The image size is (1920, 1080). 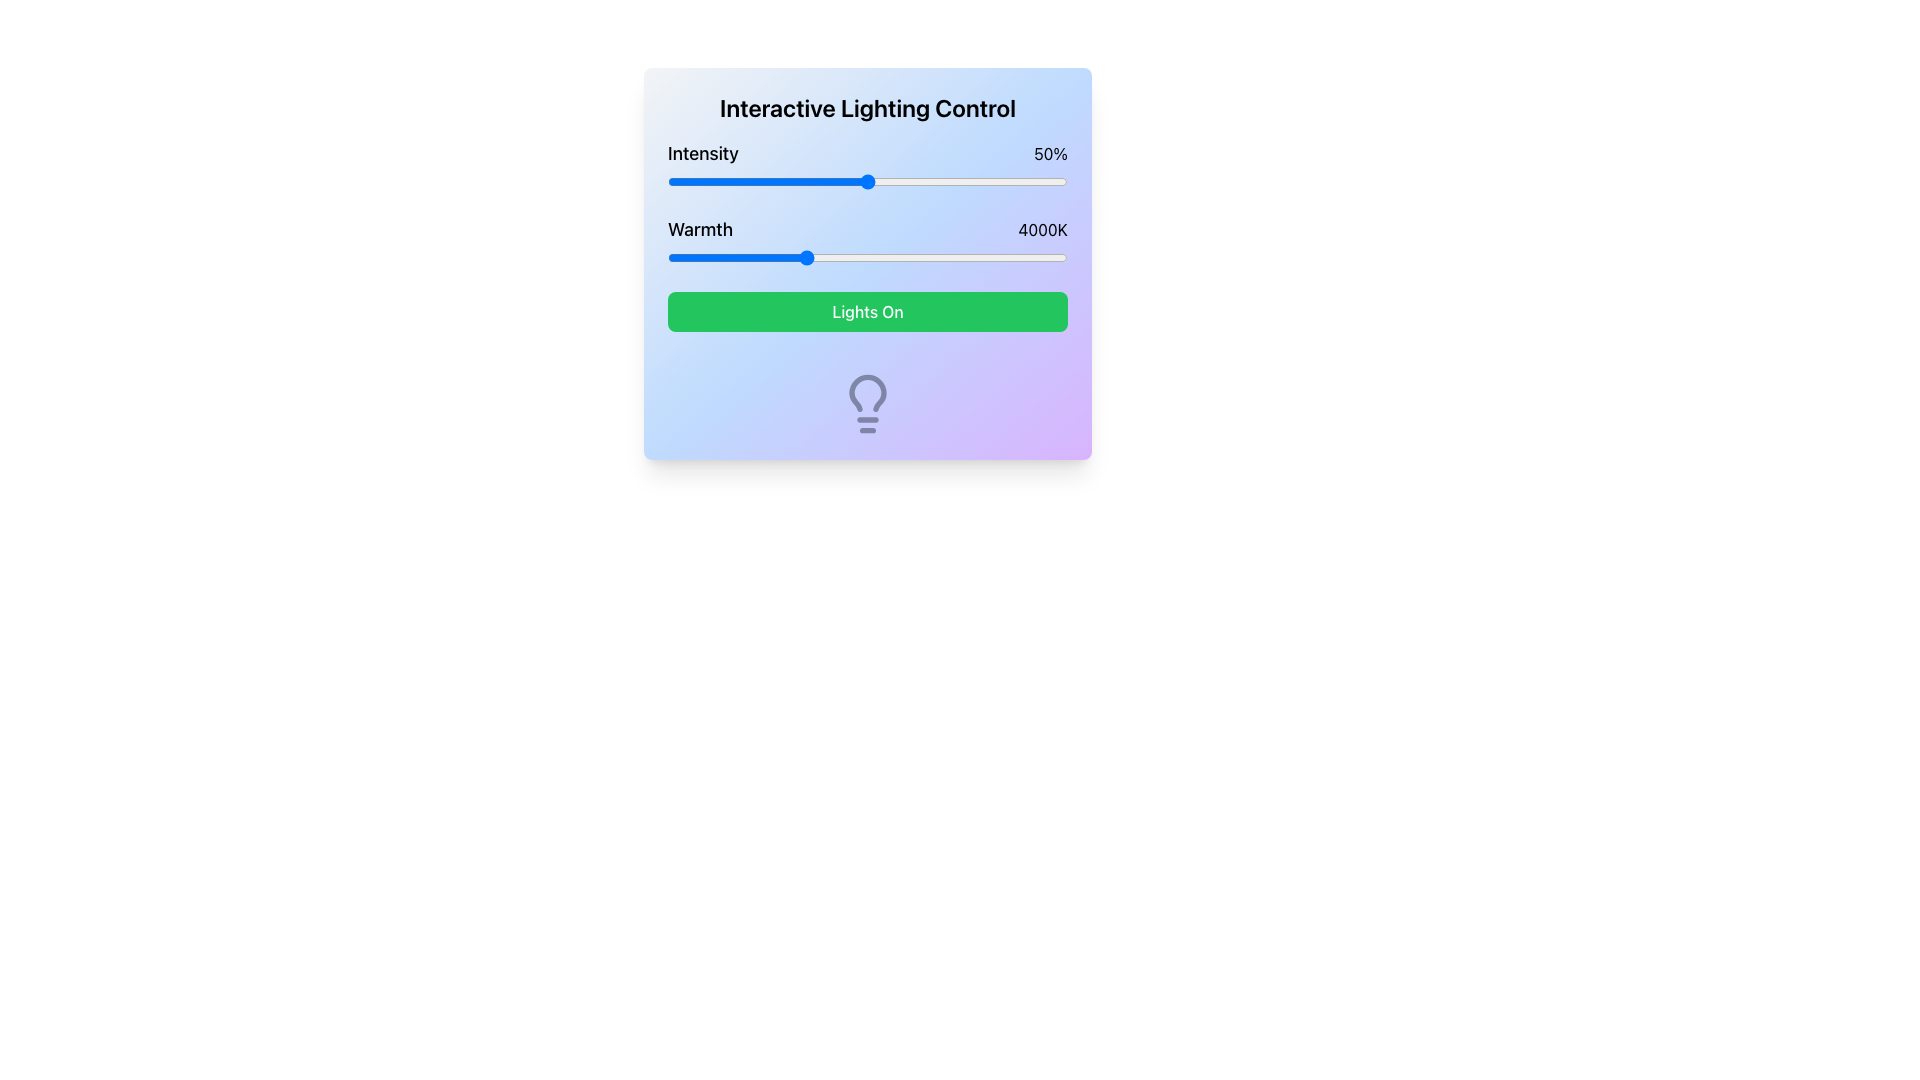 I want to click on the text label displaying '50%' which indicates the current intensity level adjustment, so click(x=1050, y=153).